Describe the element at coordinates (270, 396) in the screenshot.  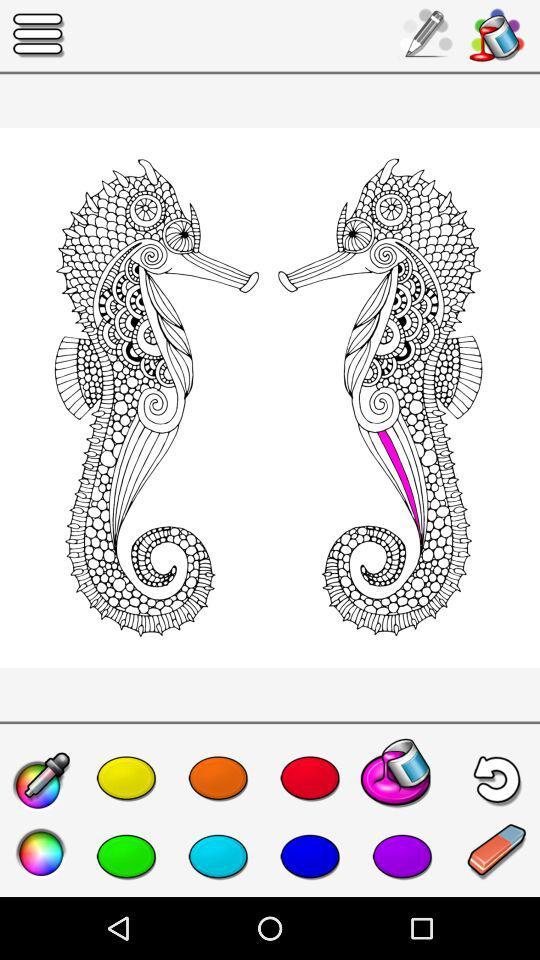
I see `item at the center` at that location.